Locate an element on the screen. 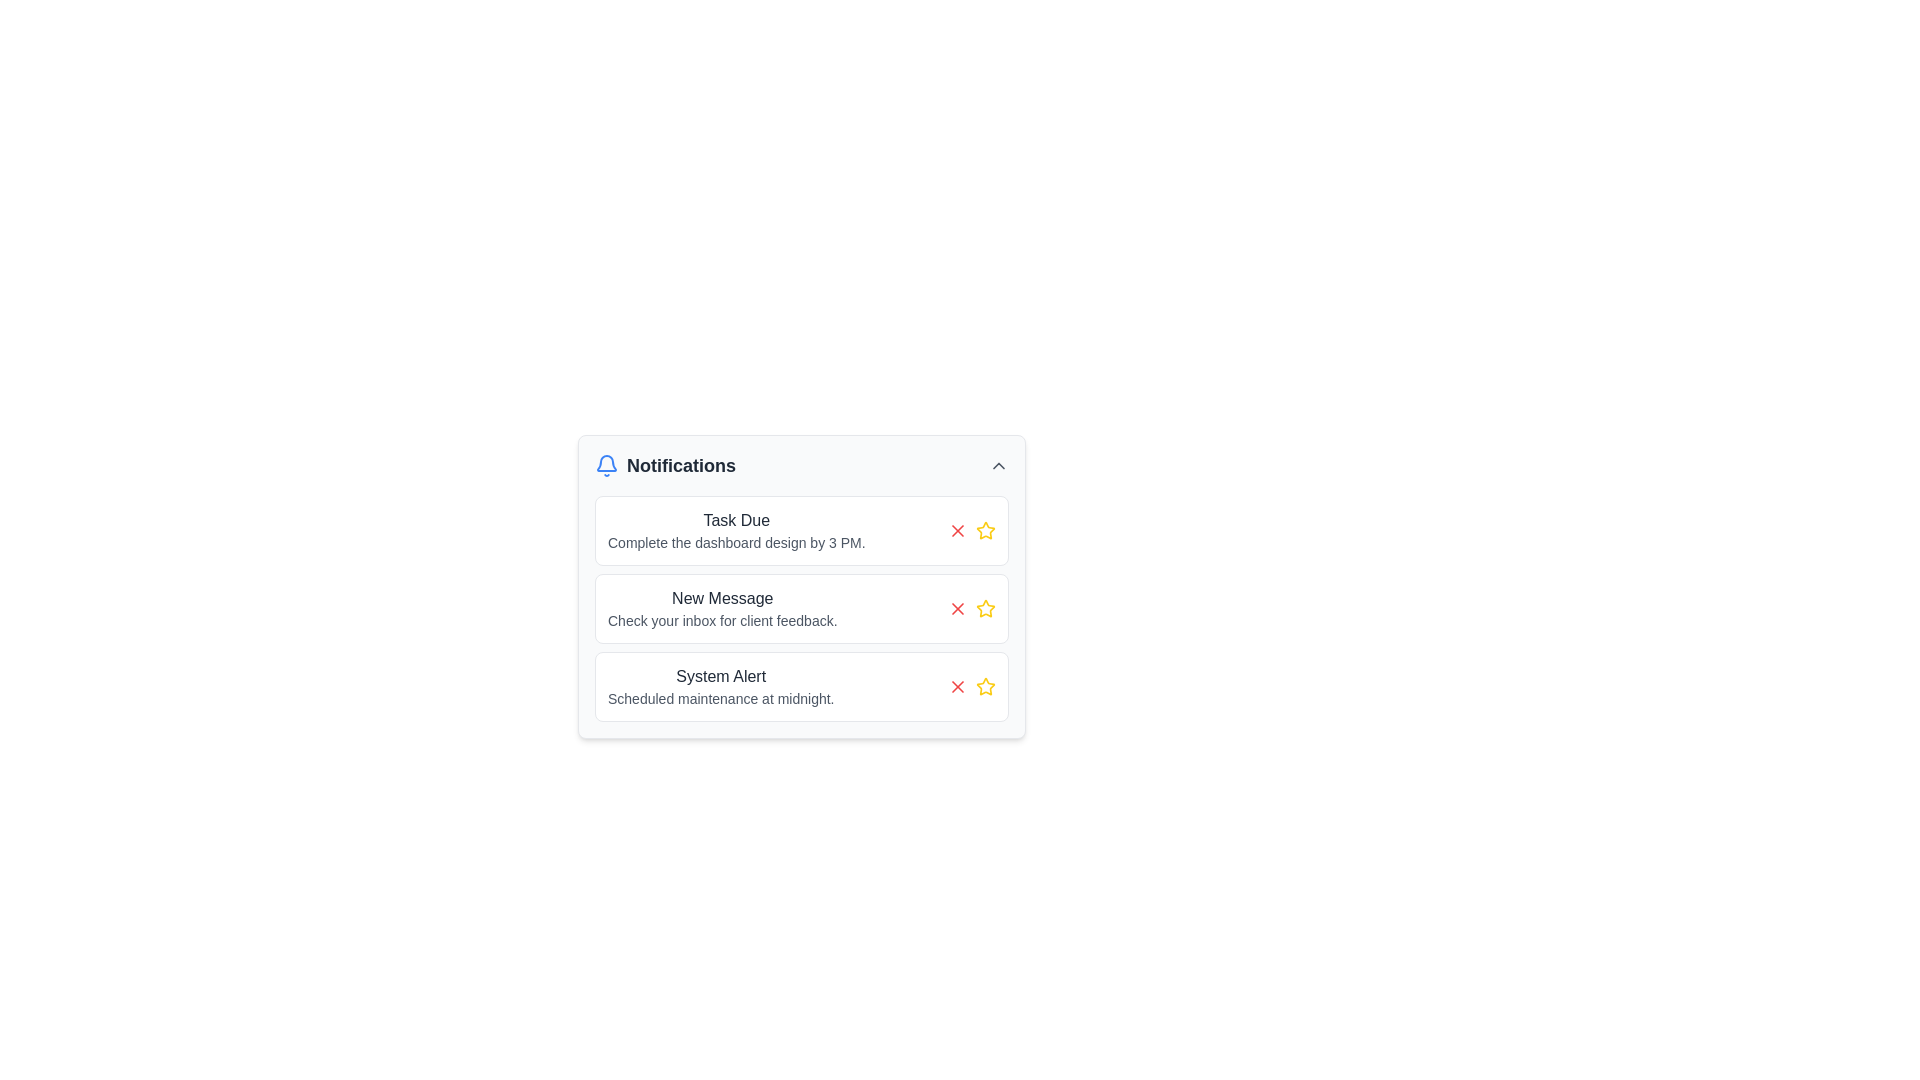 Image resolution: width=1920 pixels, height=1080 pixels. the star icon on the System Alert notification is located at coordinates (801, 685).